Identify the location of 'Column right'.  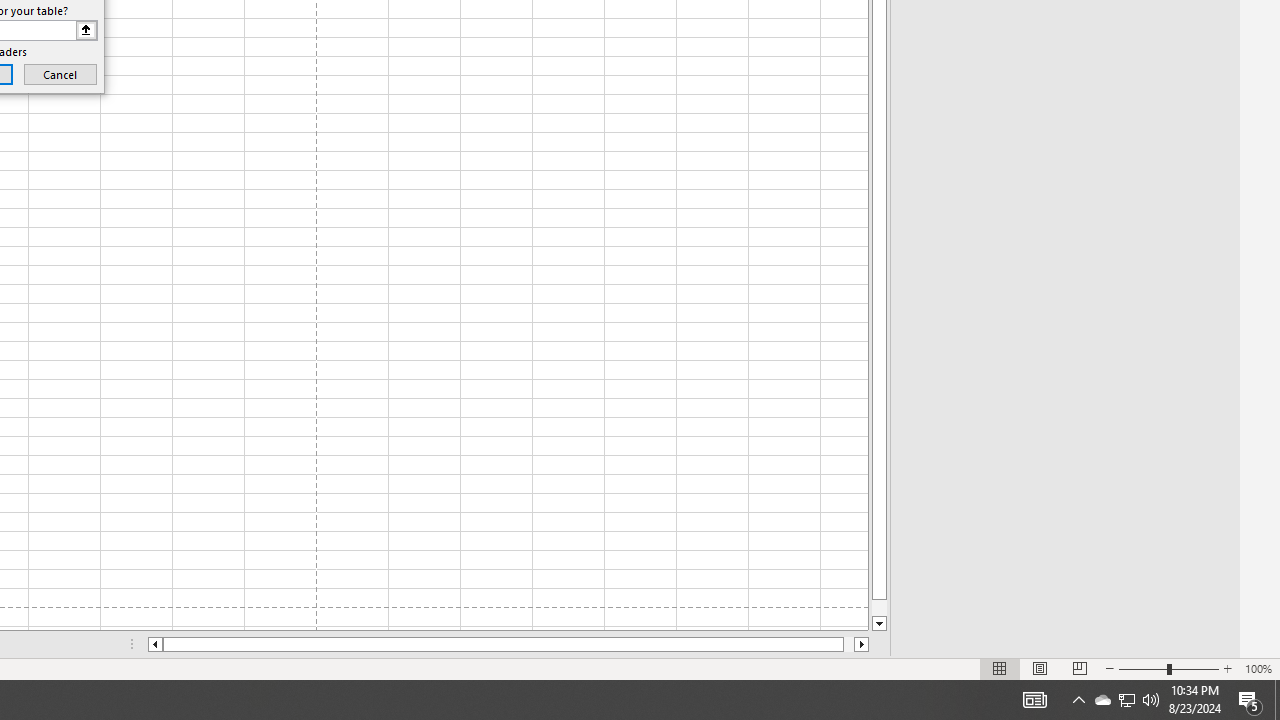
(862, 644).